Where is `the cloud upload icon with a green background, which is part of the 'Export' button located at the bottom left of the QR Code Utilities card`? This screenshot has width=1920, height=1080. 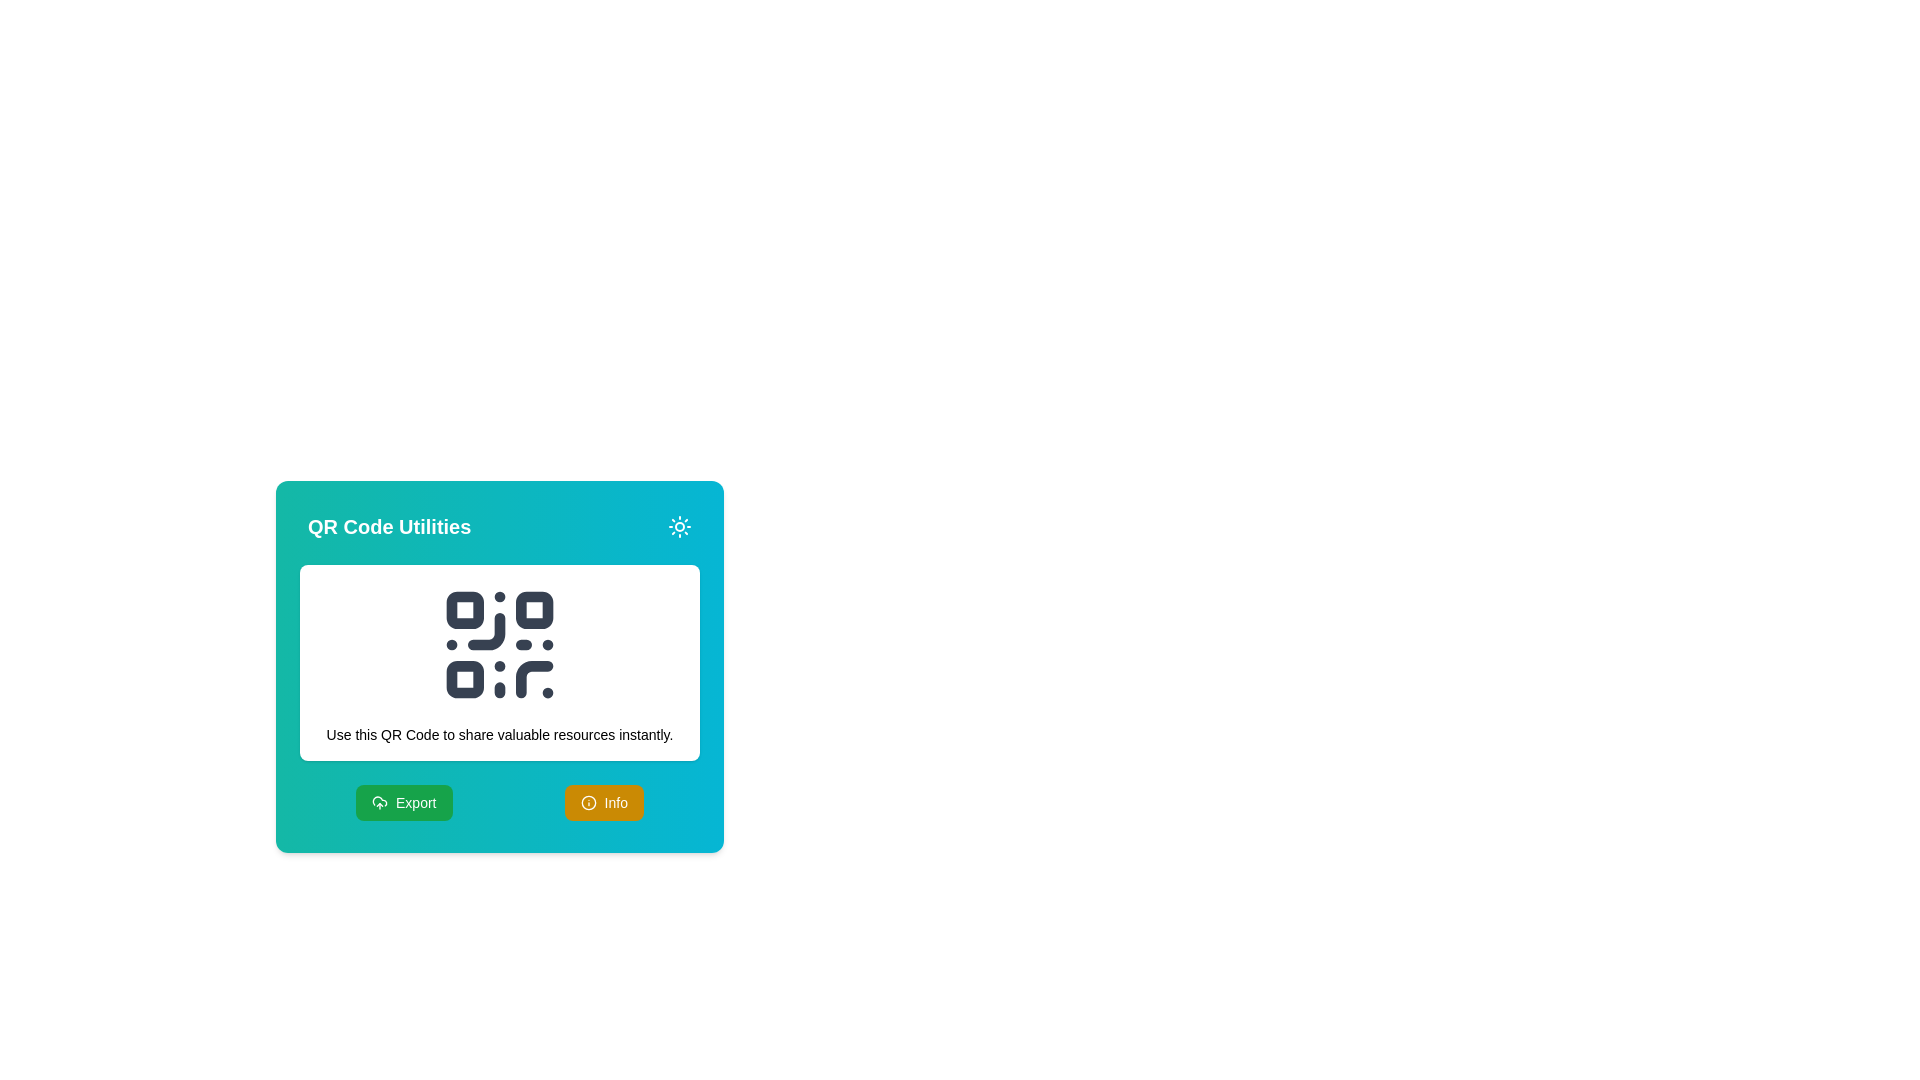
the cloud upload icon with a green background, which is part of the 'Export' button located at the bottom left of the QR Code Utilities card is located at coordinates (379, 801).